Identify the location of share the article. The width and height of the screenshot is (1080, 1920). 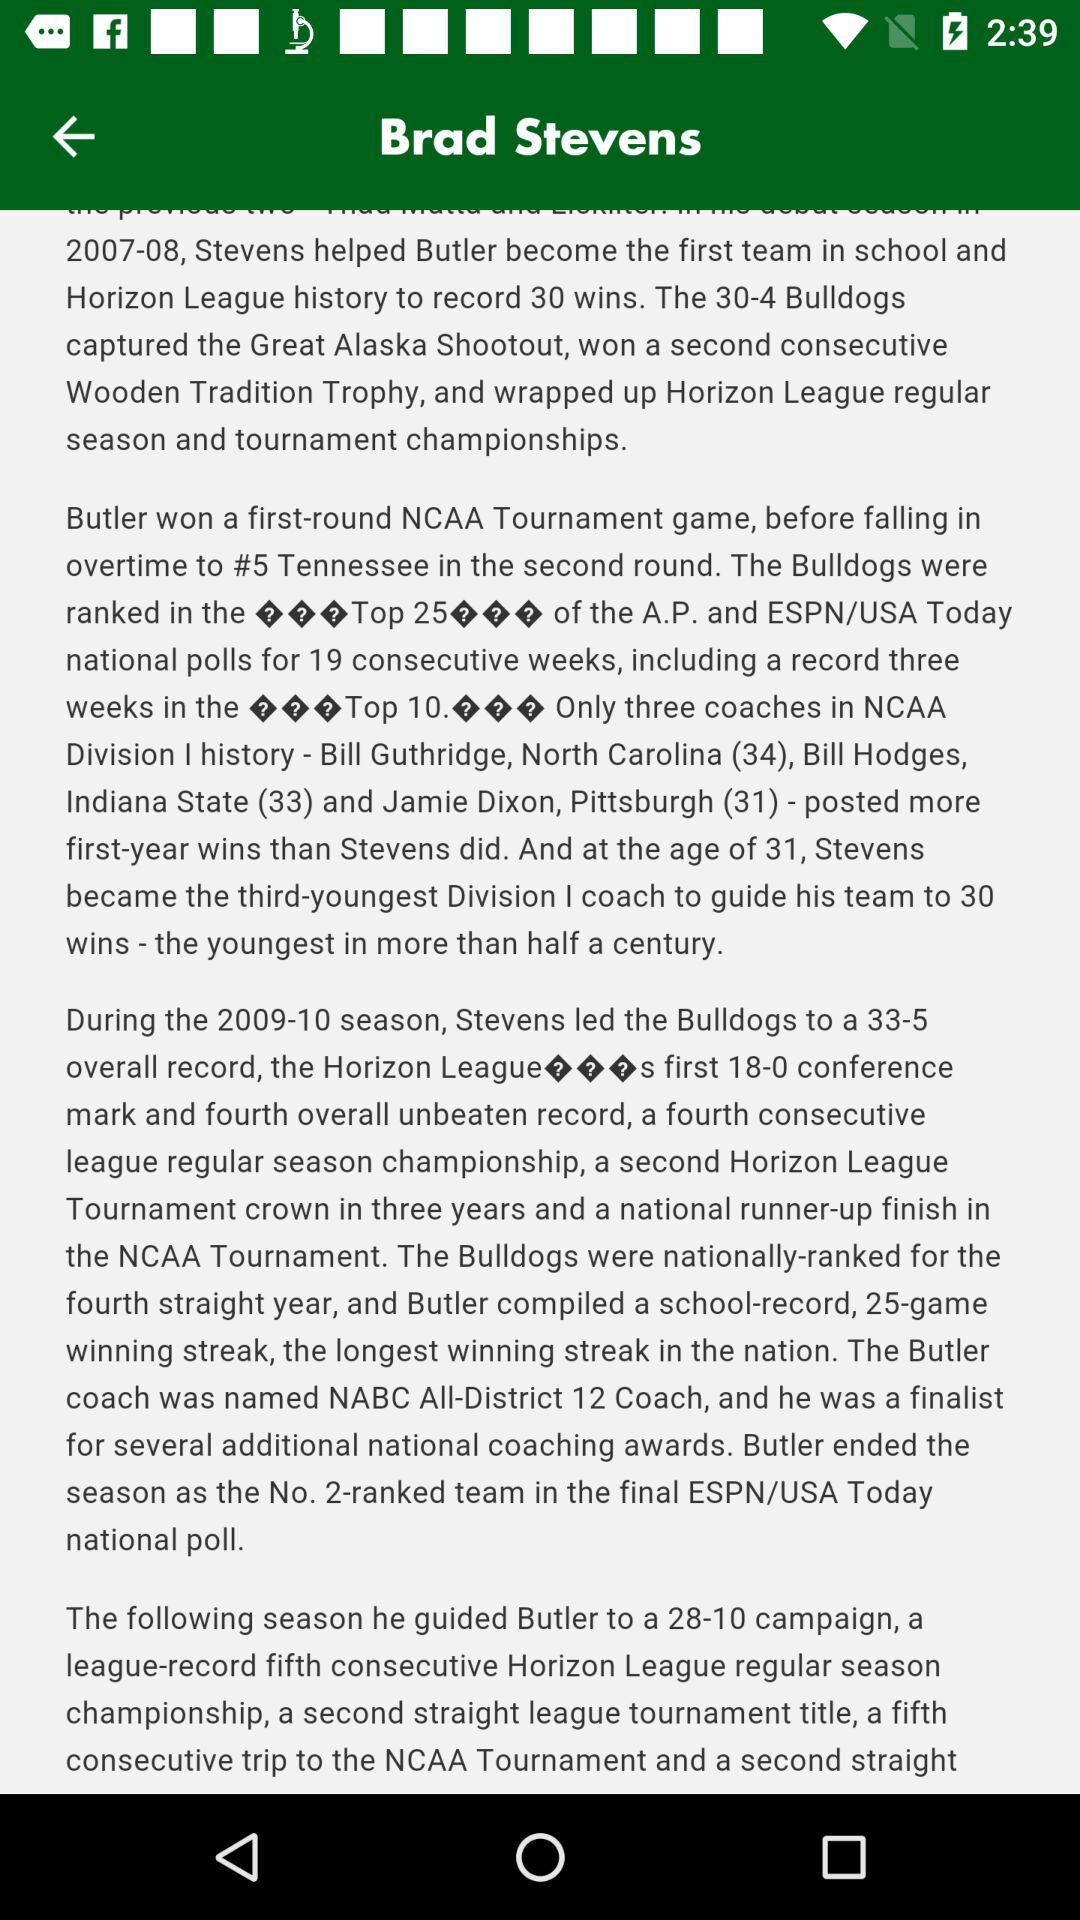
(540, 1002).